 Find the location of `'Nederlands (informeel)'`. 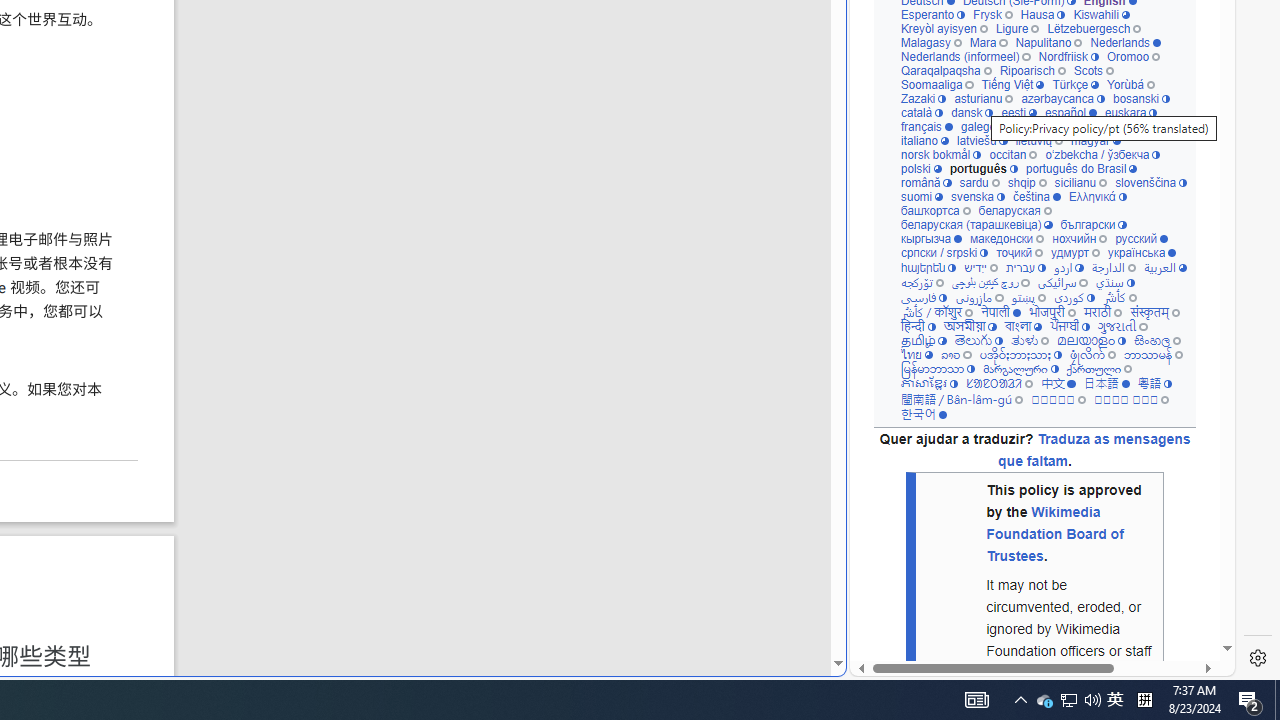

'Nederlands (informeel)' is located at coordinates (965, 55).